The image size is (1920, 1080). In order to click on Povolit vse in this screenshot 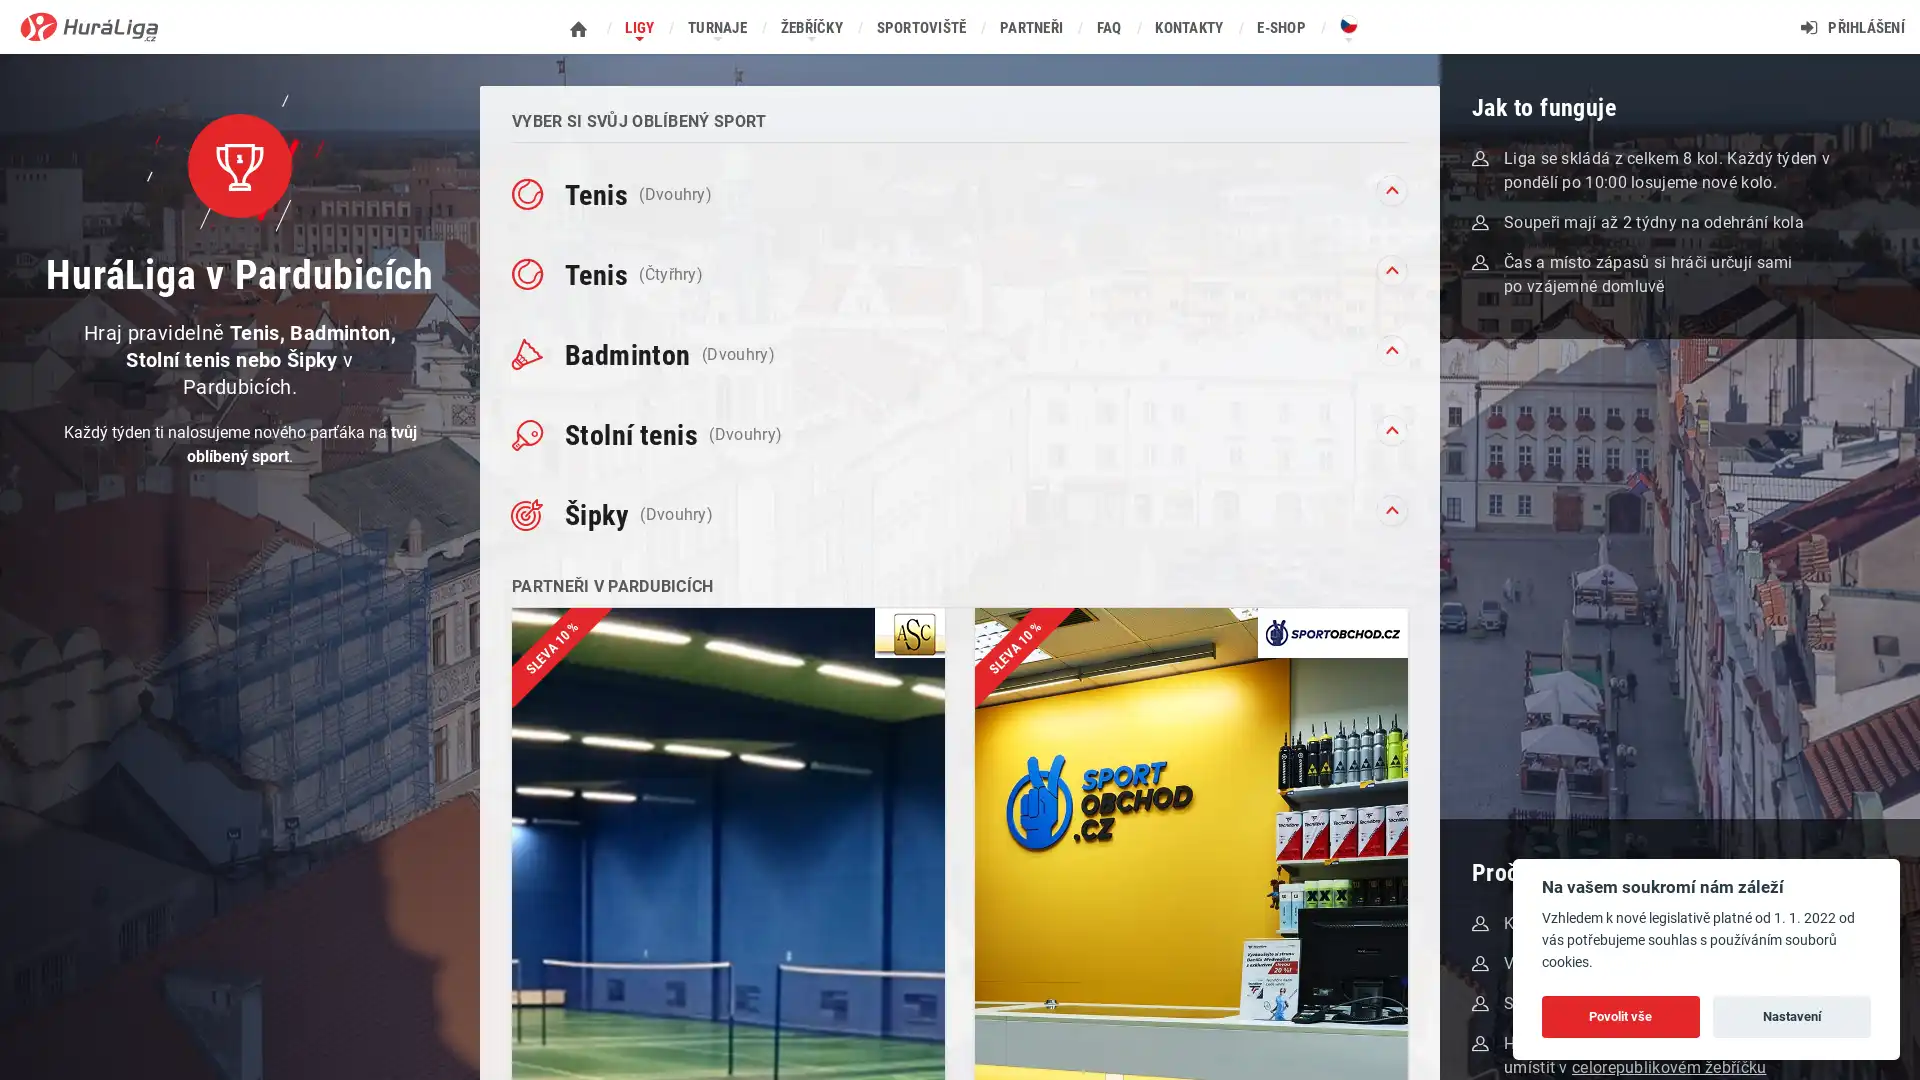, I will do `click(1620, 1015)`.